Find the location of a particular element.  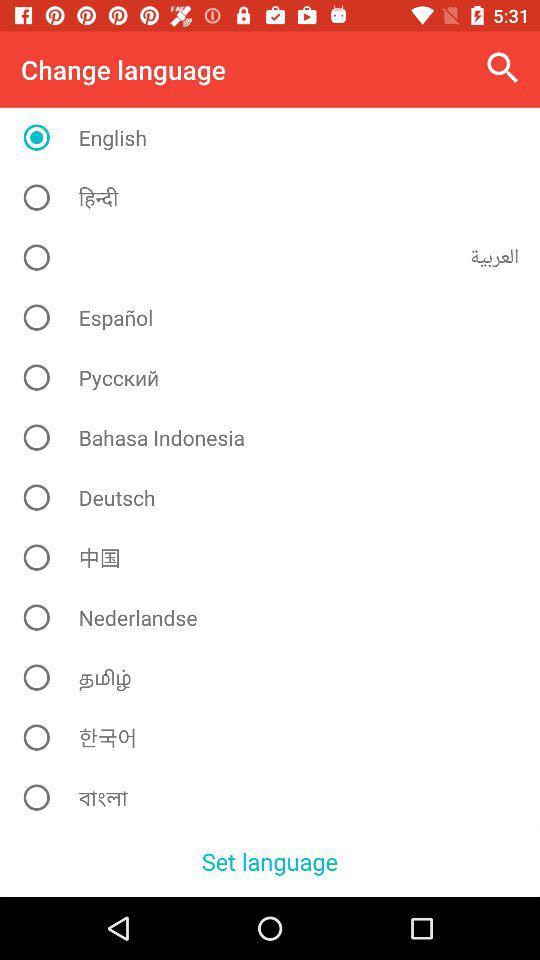

the item above the deutsch icon is located at coordinates (276, 437).